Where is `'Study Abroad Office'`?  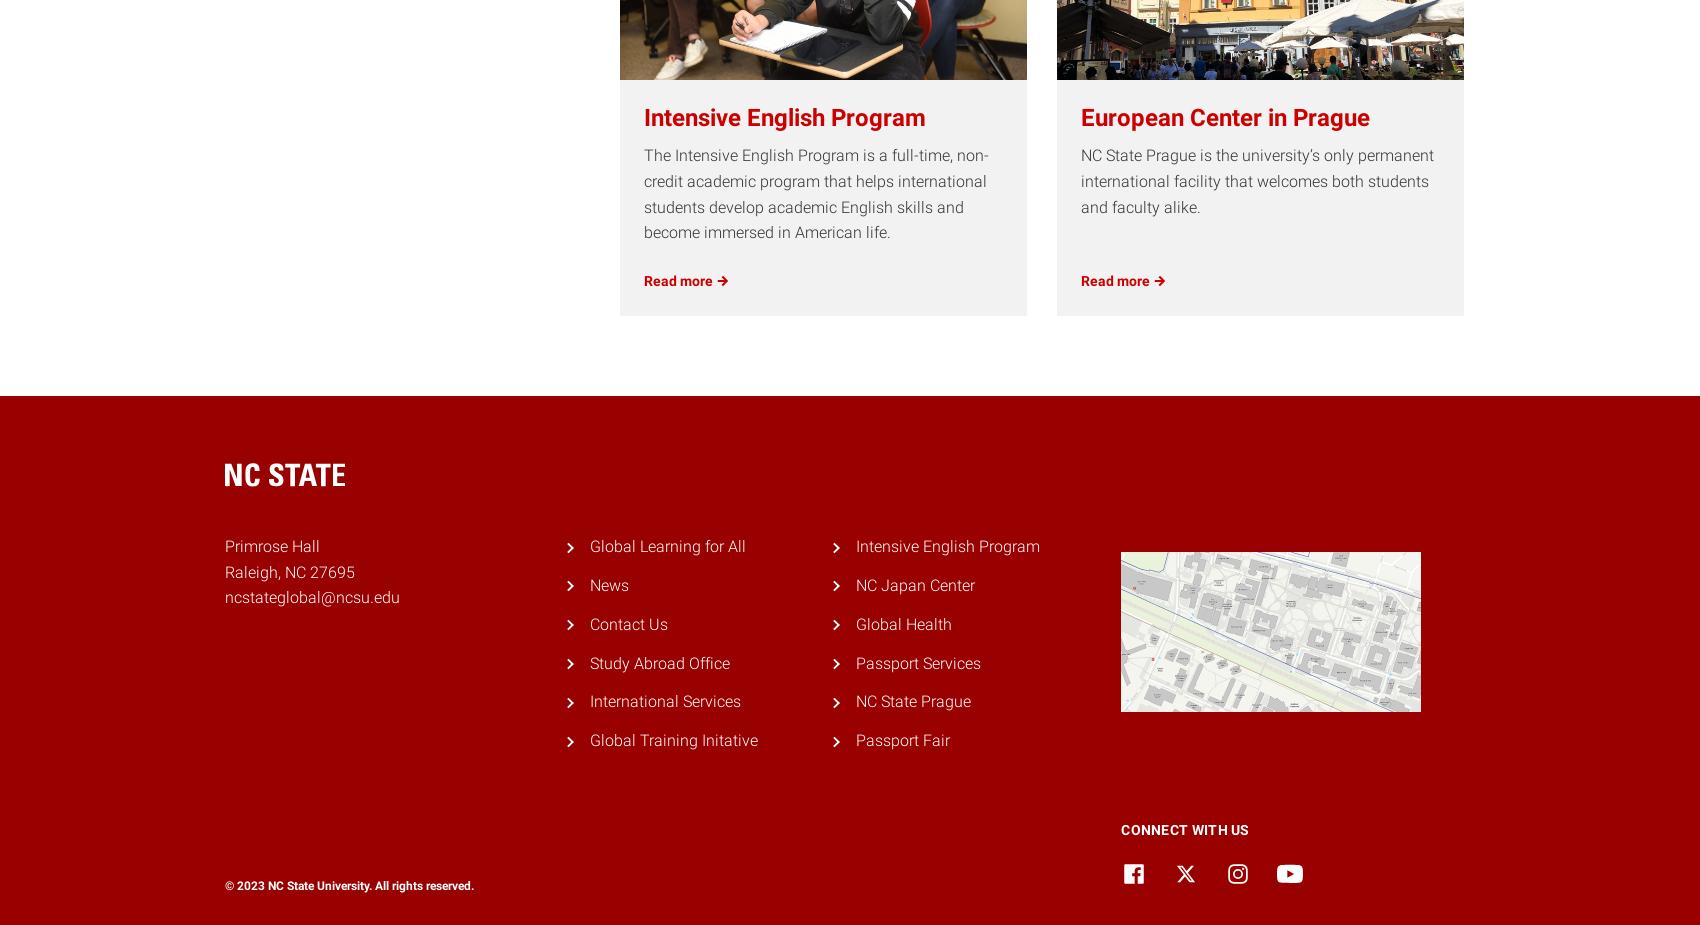 'Study Abroad Office' is located at coordinates (659, 662).